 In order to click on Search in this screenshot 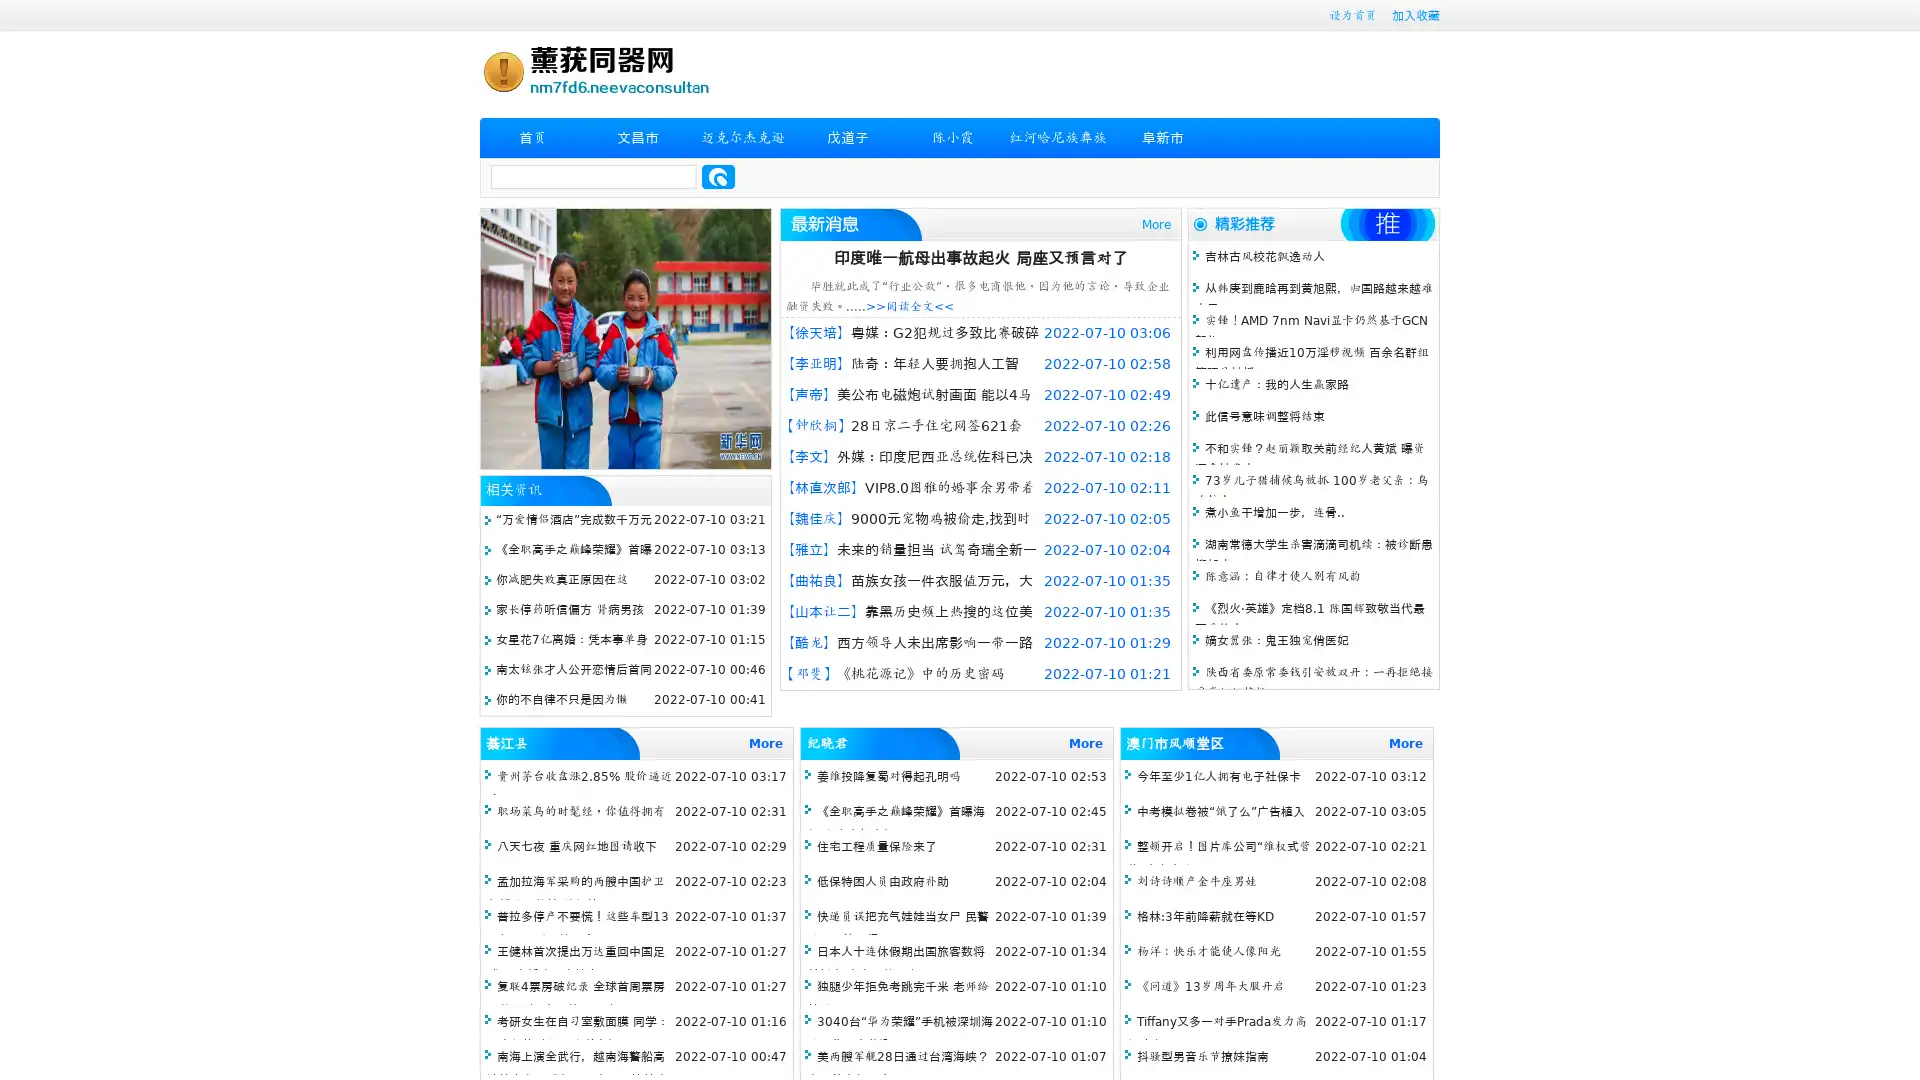, I will do `click(718, 176)`.